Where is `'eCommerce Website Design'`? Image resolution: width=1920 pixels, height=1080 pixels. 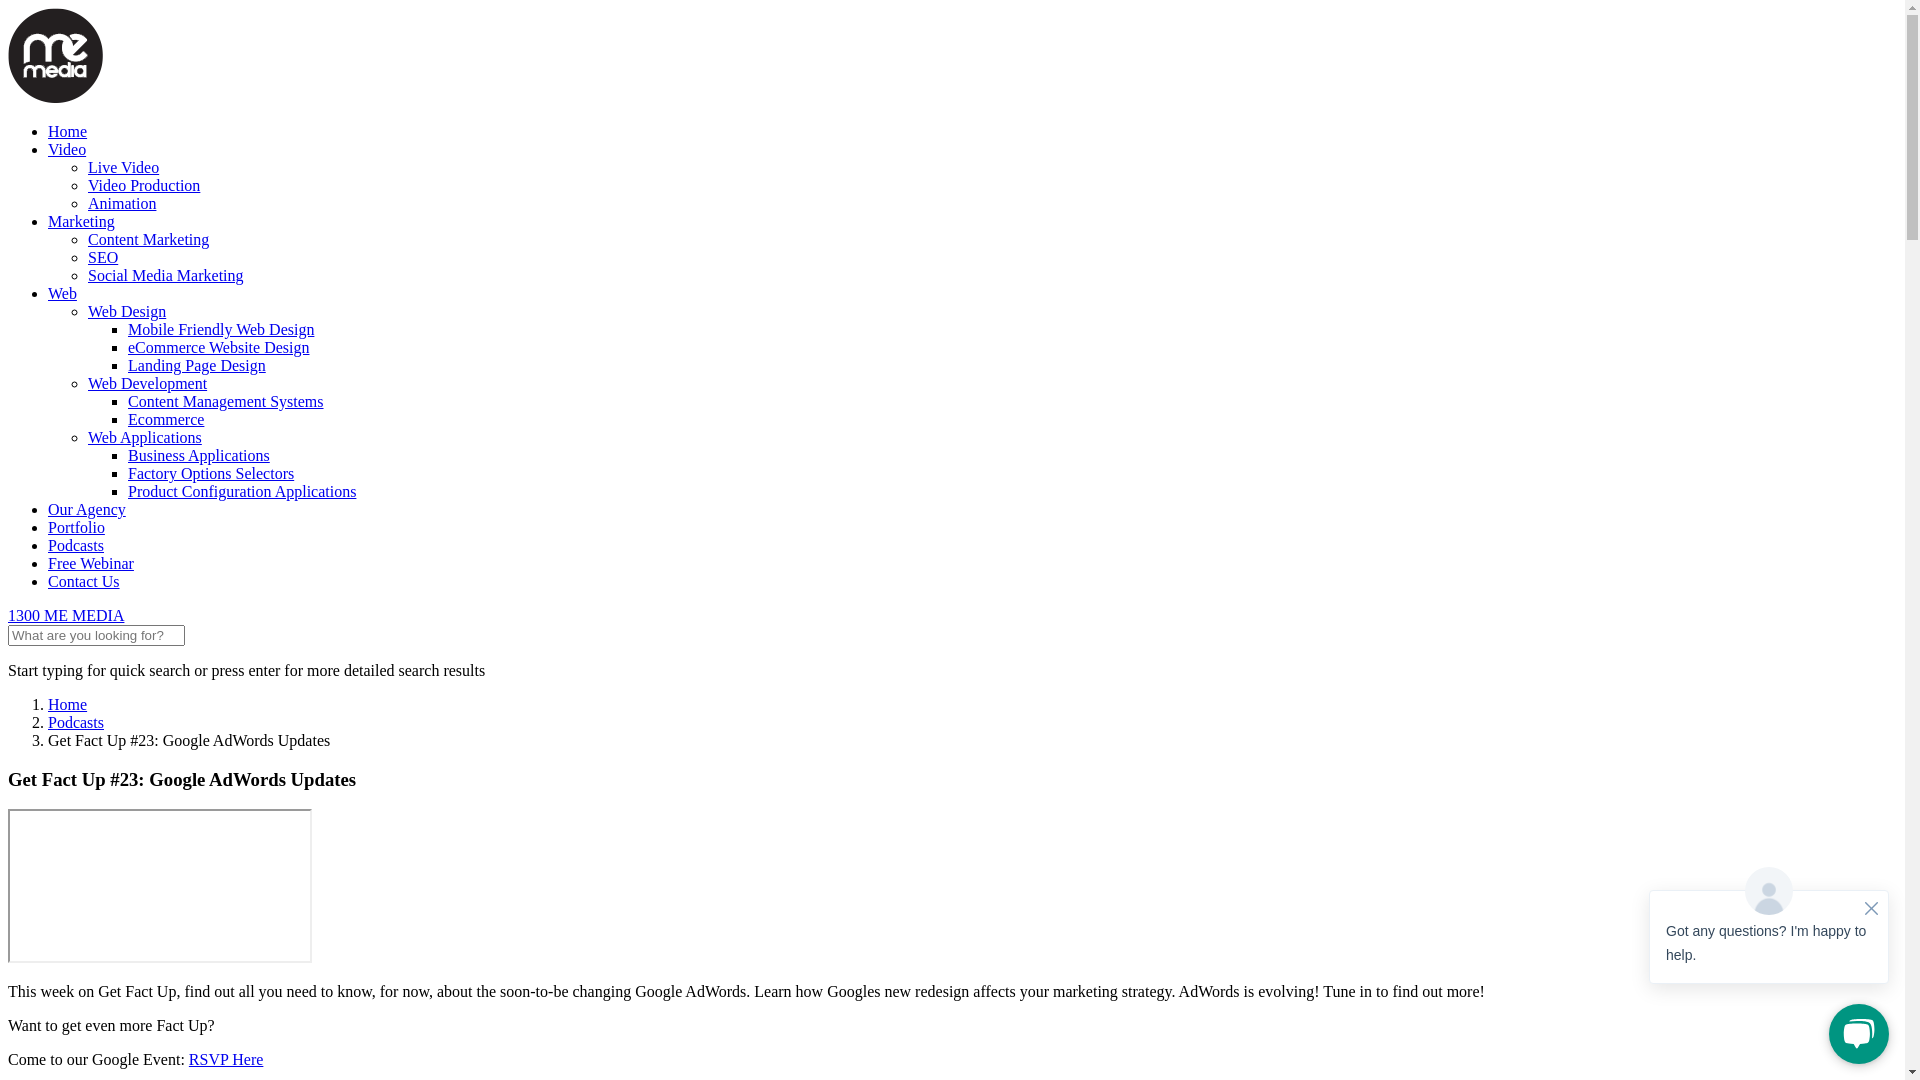
'eCommerce Website Design' is located at coordinates (218, 346).